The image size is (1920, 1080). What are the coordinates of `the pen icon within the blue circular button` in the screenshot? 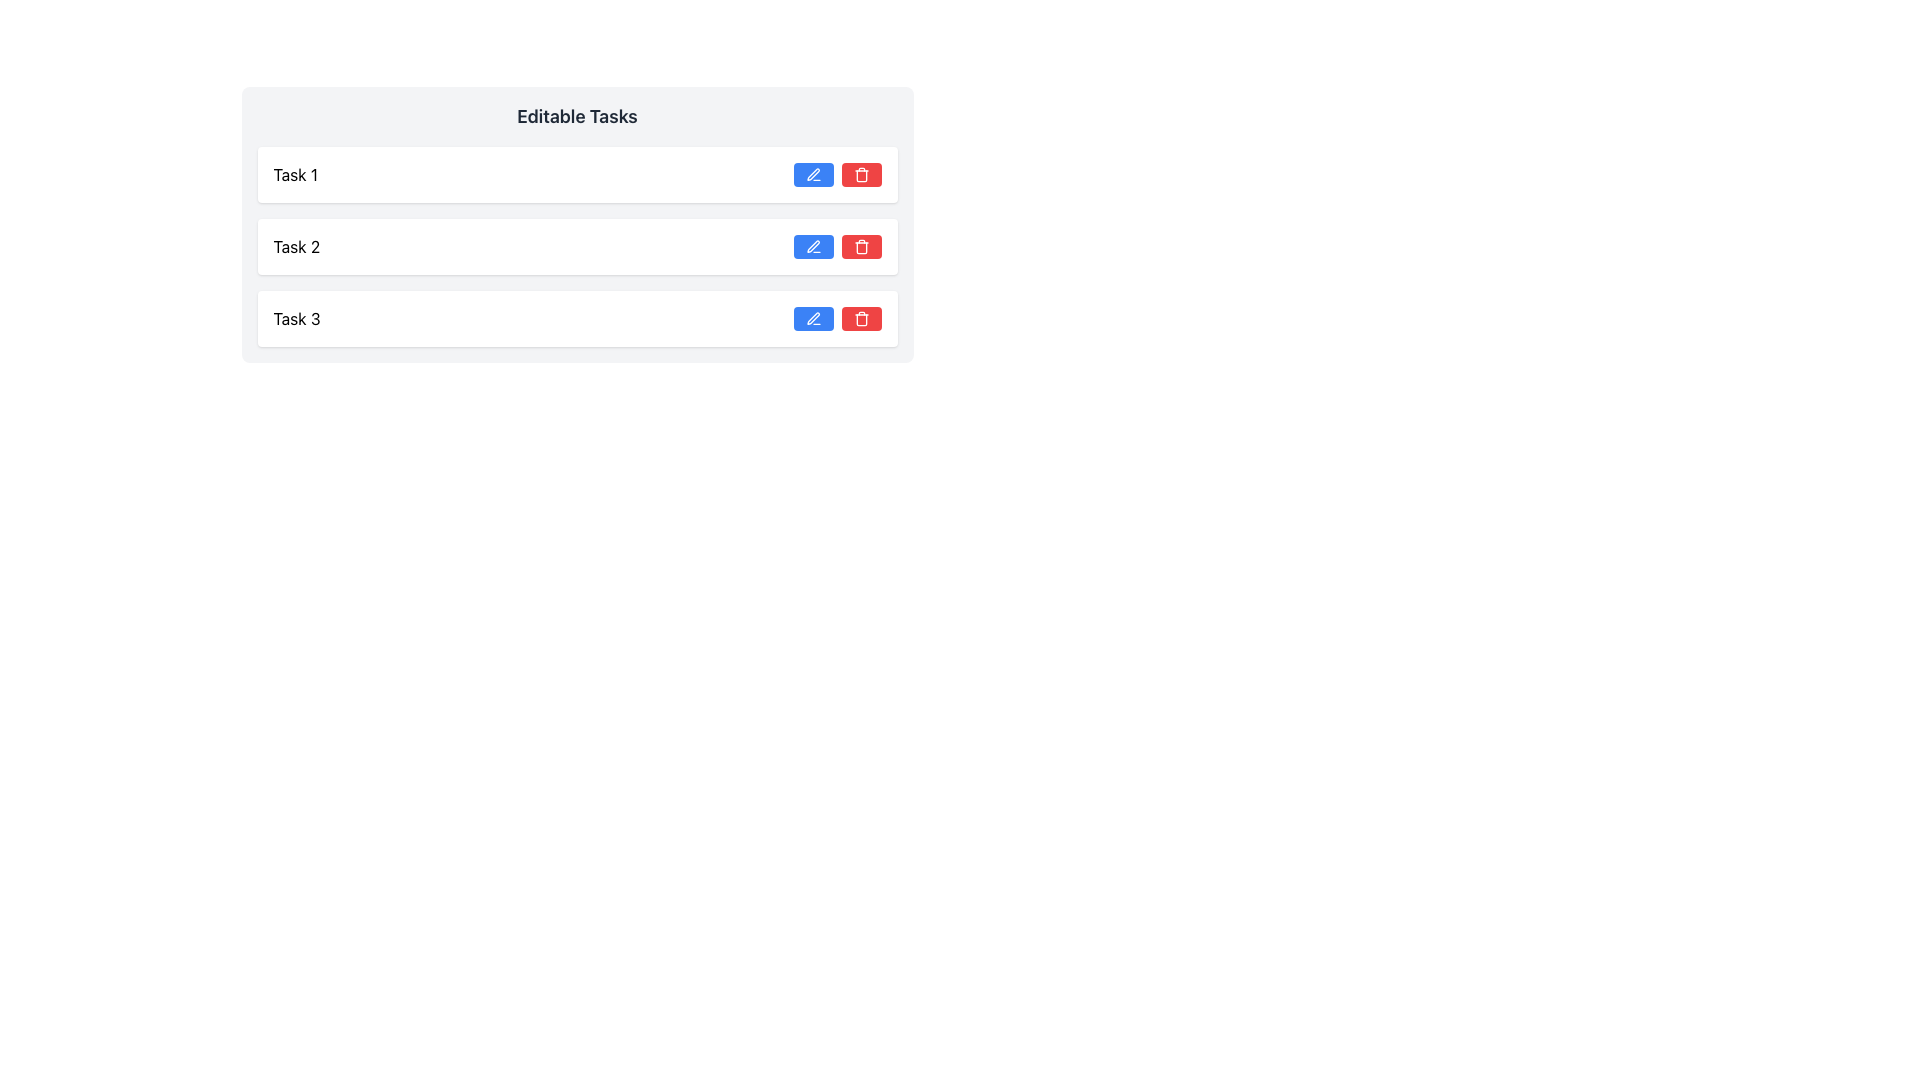 It's located at (813, 245).